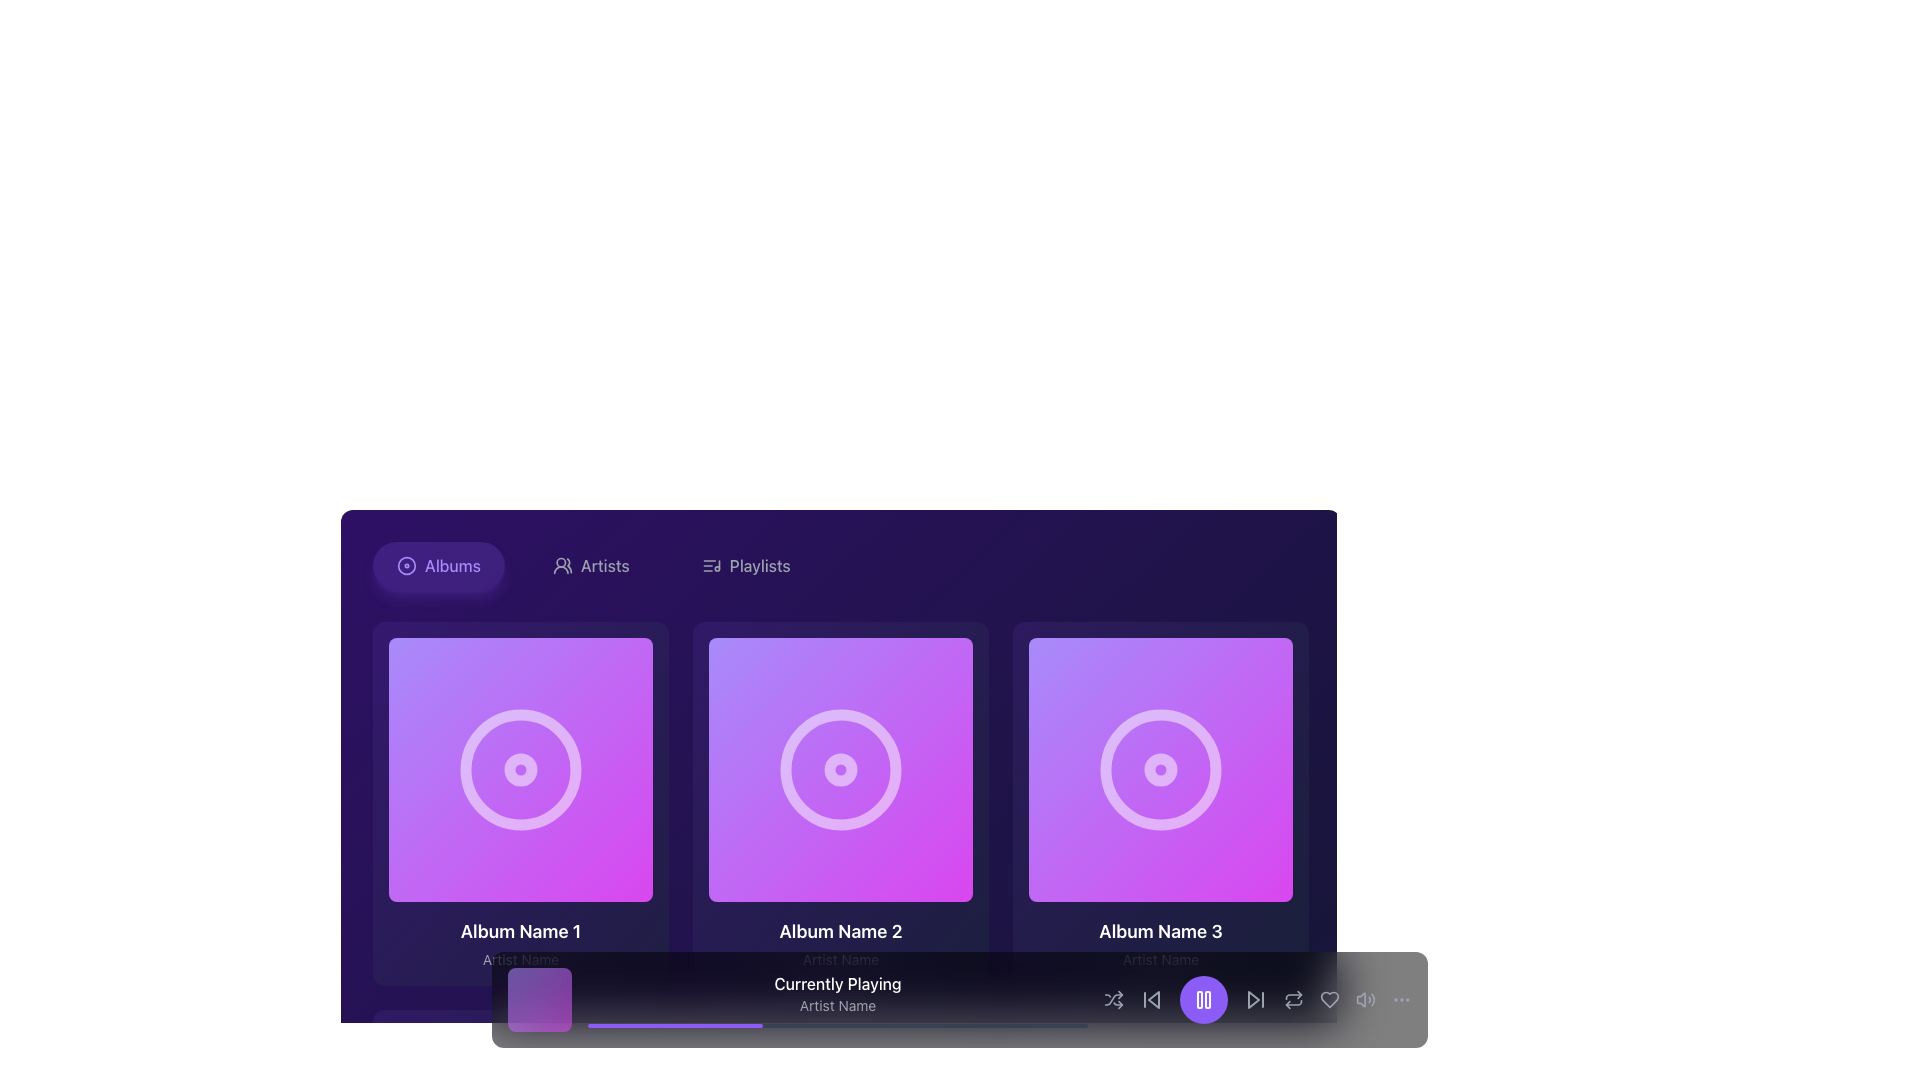  What do you see at coordinates (521, 769) in the screenshot?
I see `the play button for the album labeled 'Album Name 1'` at bounding box center [521, 769].